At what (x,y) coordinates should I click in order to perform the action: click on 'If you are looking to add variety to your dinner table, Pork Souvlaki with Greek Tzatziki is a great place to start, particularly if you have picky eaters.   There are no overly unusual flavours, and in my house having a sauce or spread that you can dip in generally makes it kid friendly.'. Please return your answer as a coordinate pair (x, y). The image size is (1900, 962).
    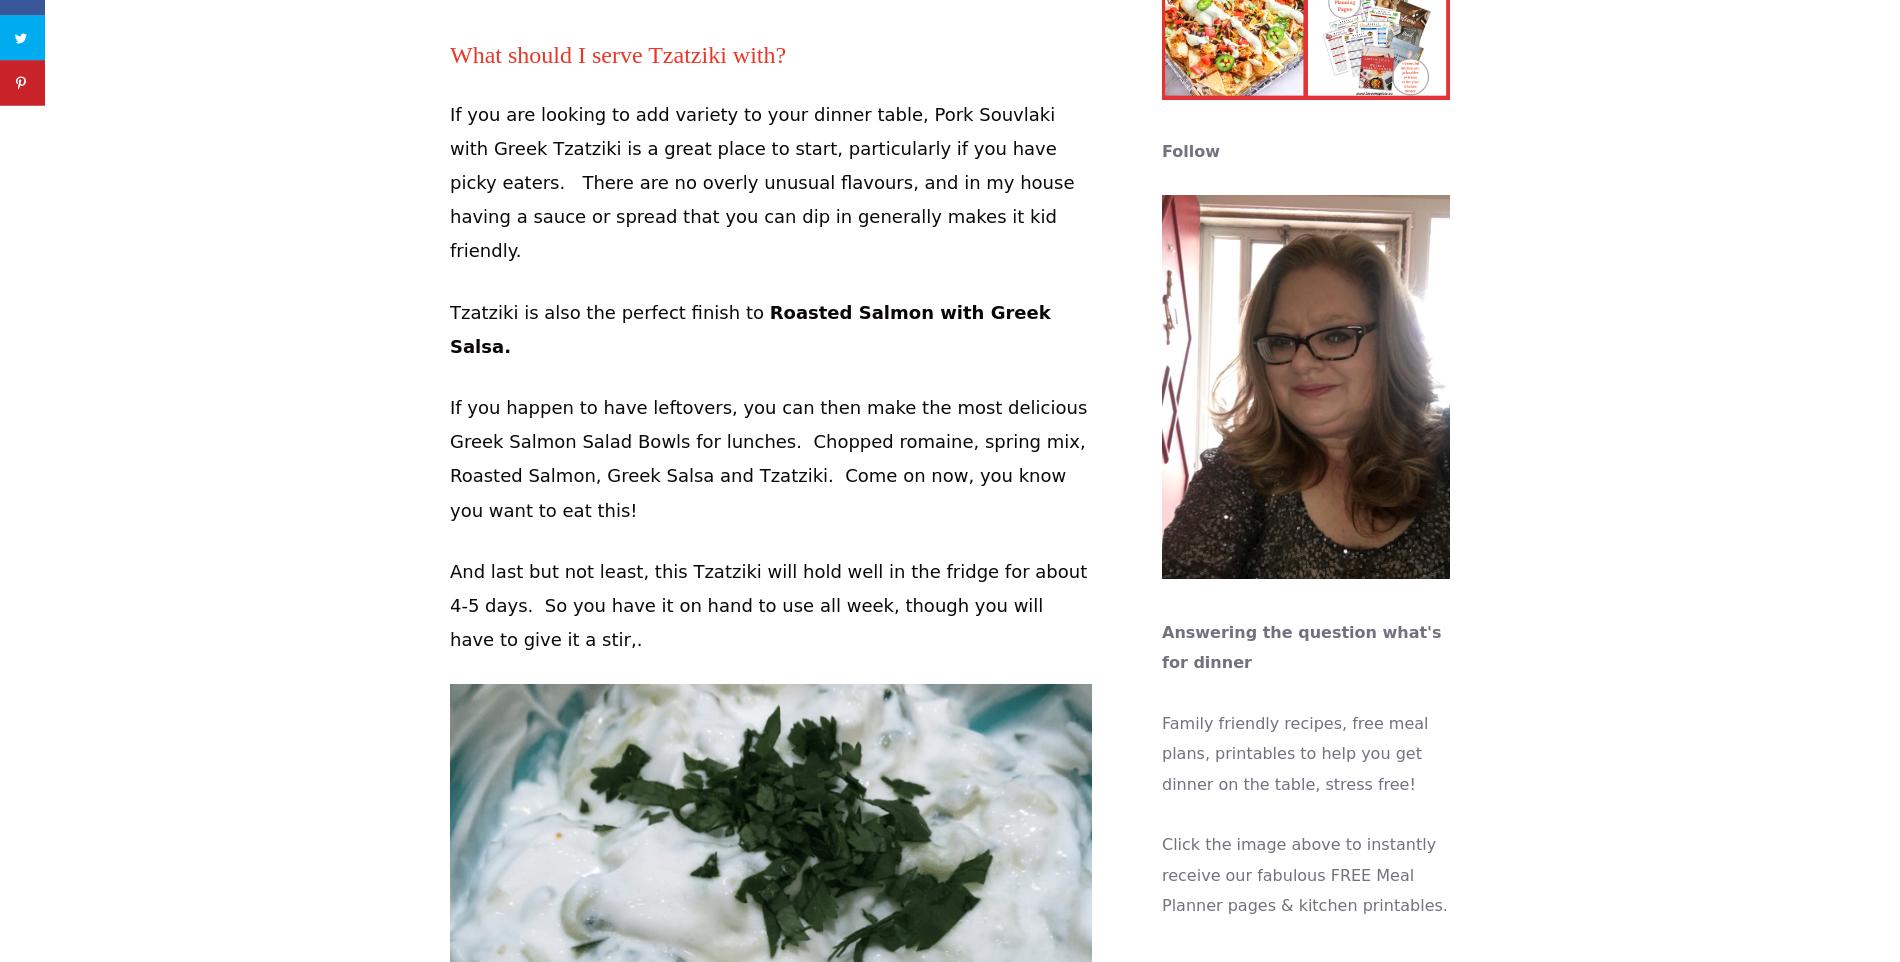
    Looking at the image, I should click on (761, 182).